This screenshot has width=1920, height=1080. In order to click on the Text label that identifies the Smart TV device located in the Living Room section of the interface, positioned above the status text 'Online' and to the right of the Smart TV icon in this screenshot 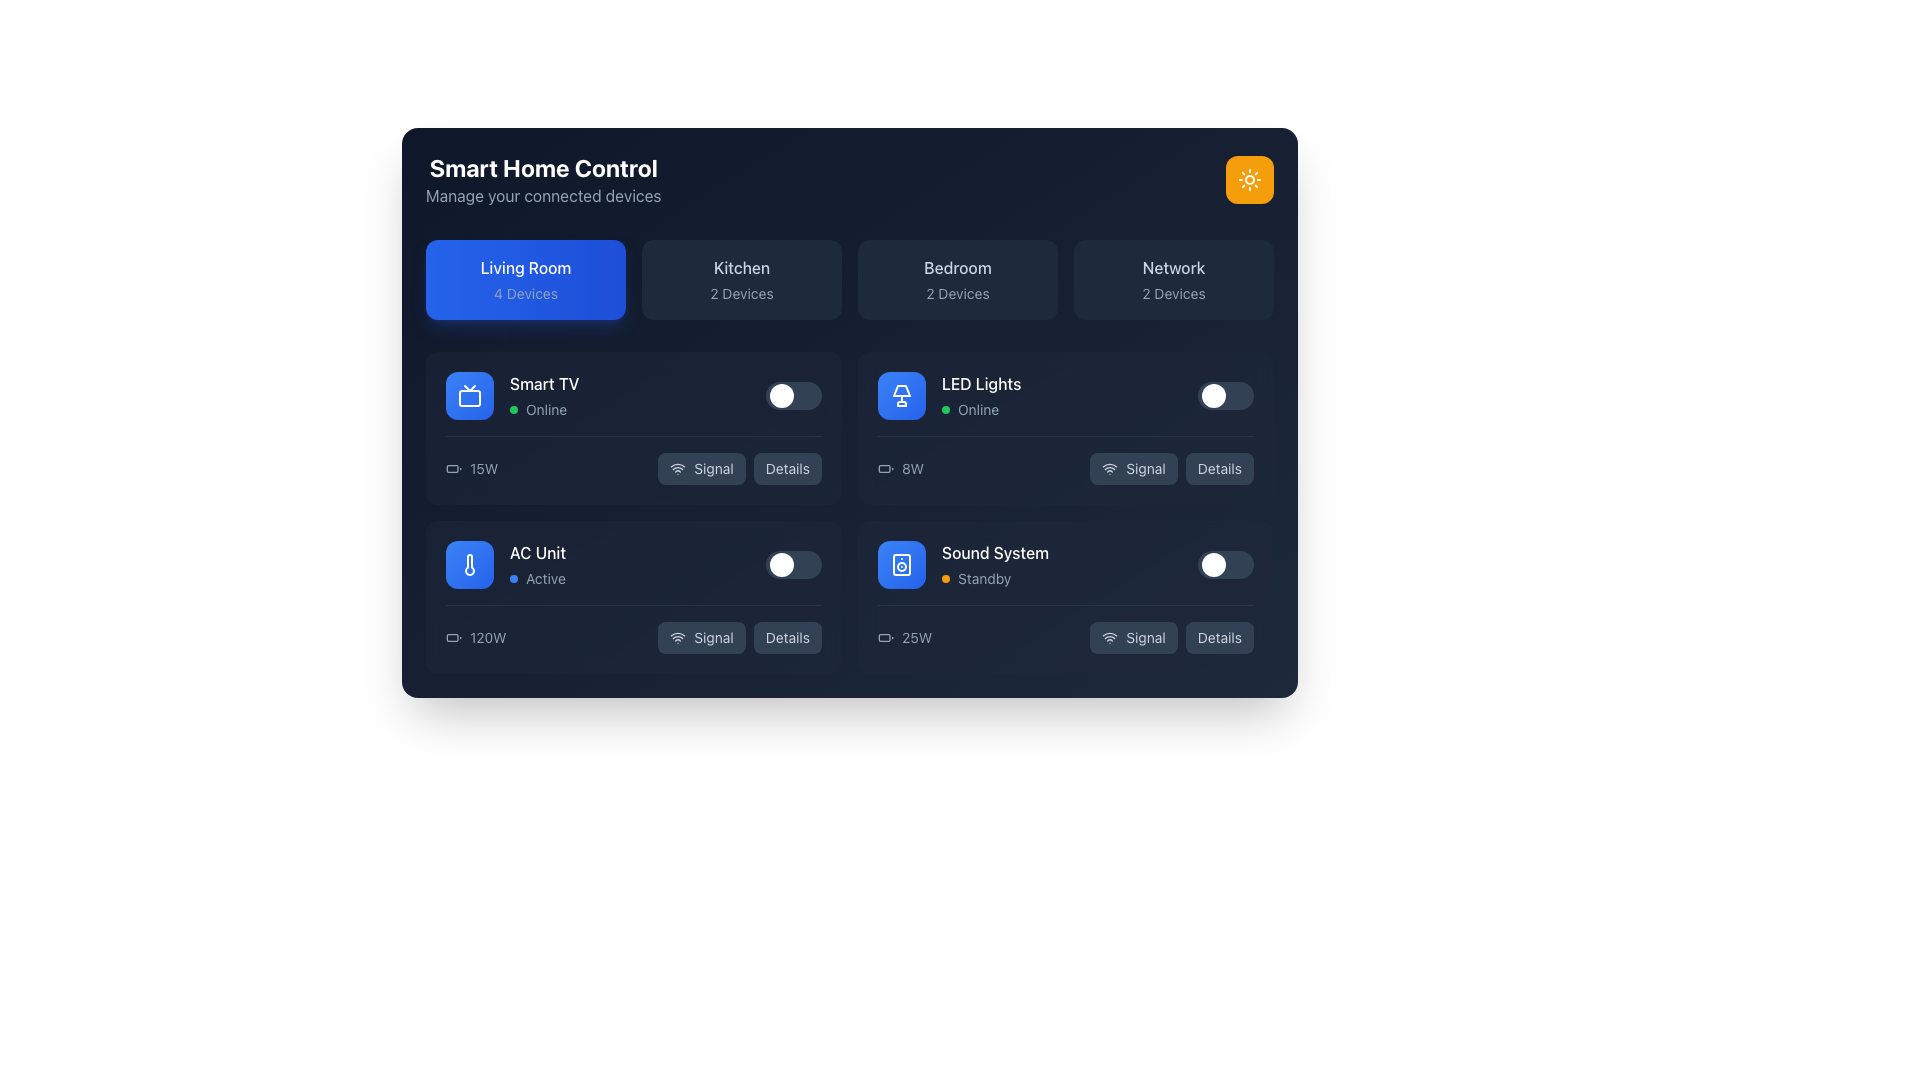, I will do `click(544, 384)`.